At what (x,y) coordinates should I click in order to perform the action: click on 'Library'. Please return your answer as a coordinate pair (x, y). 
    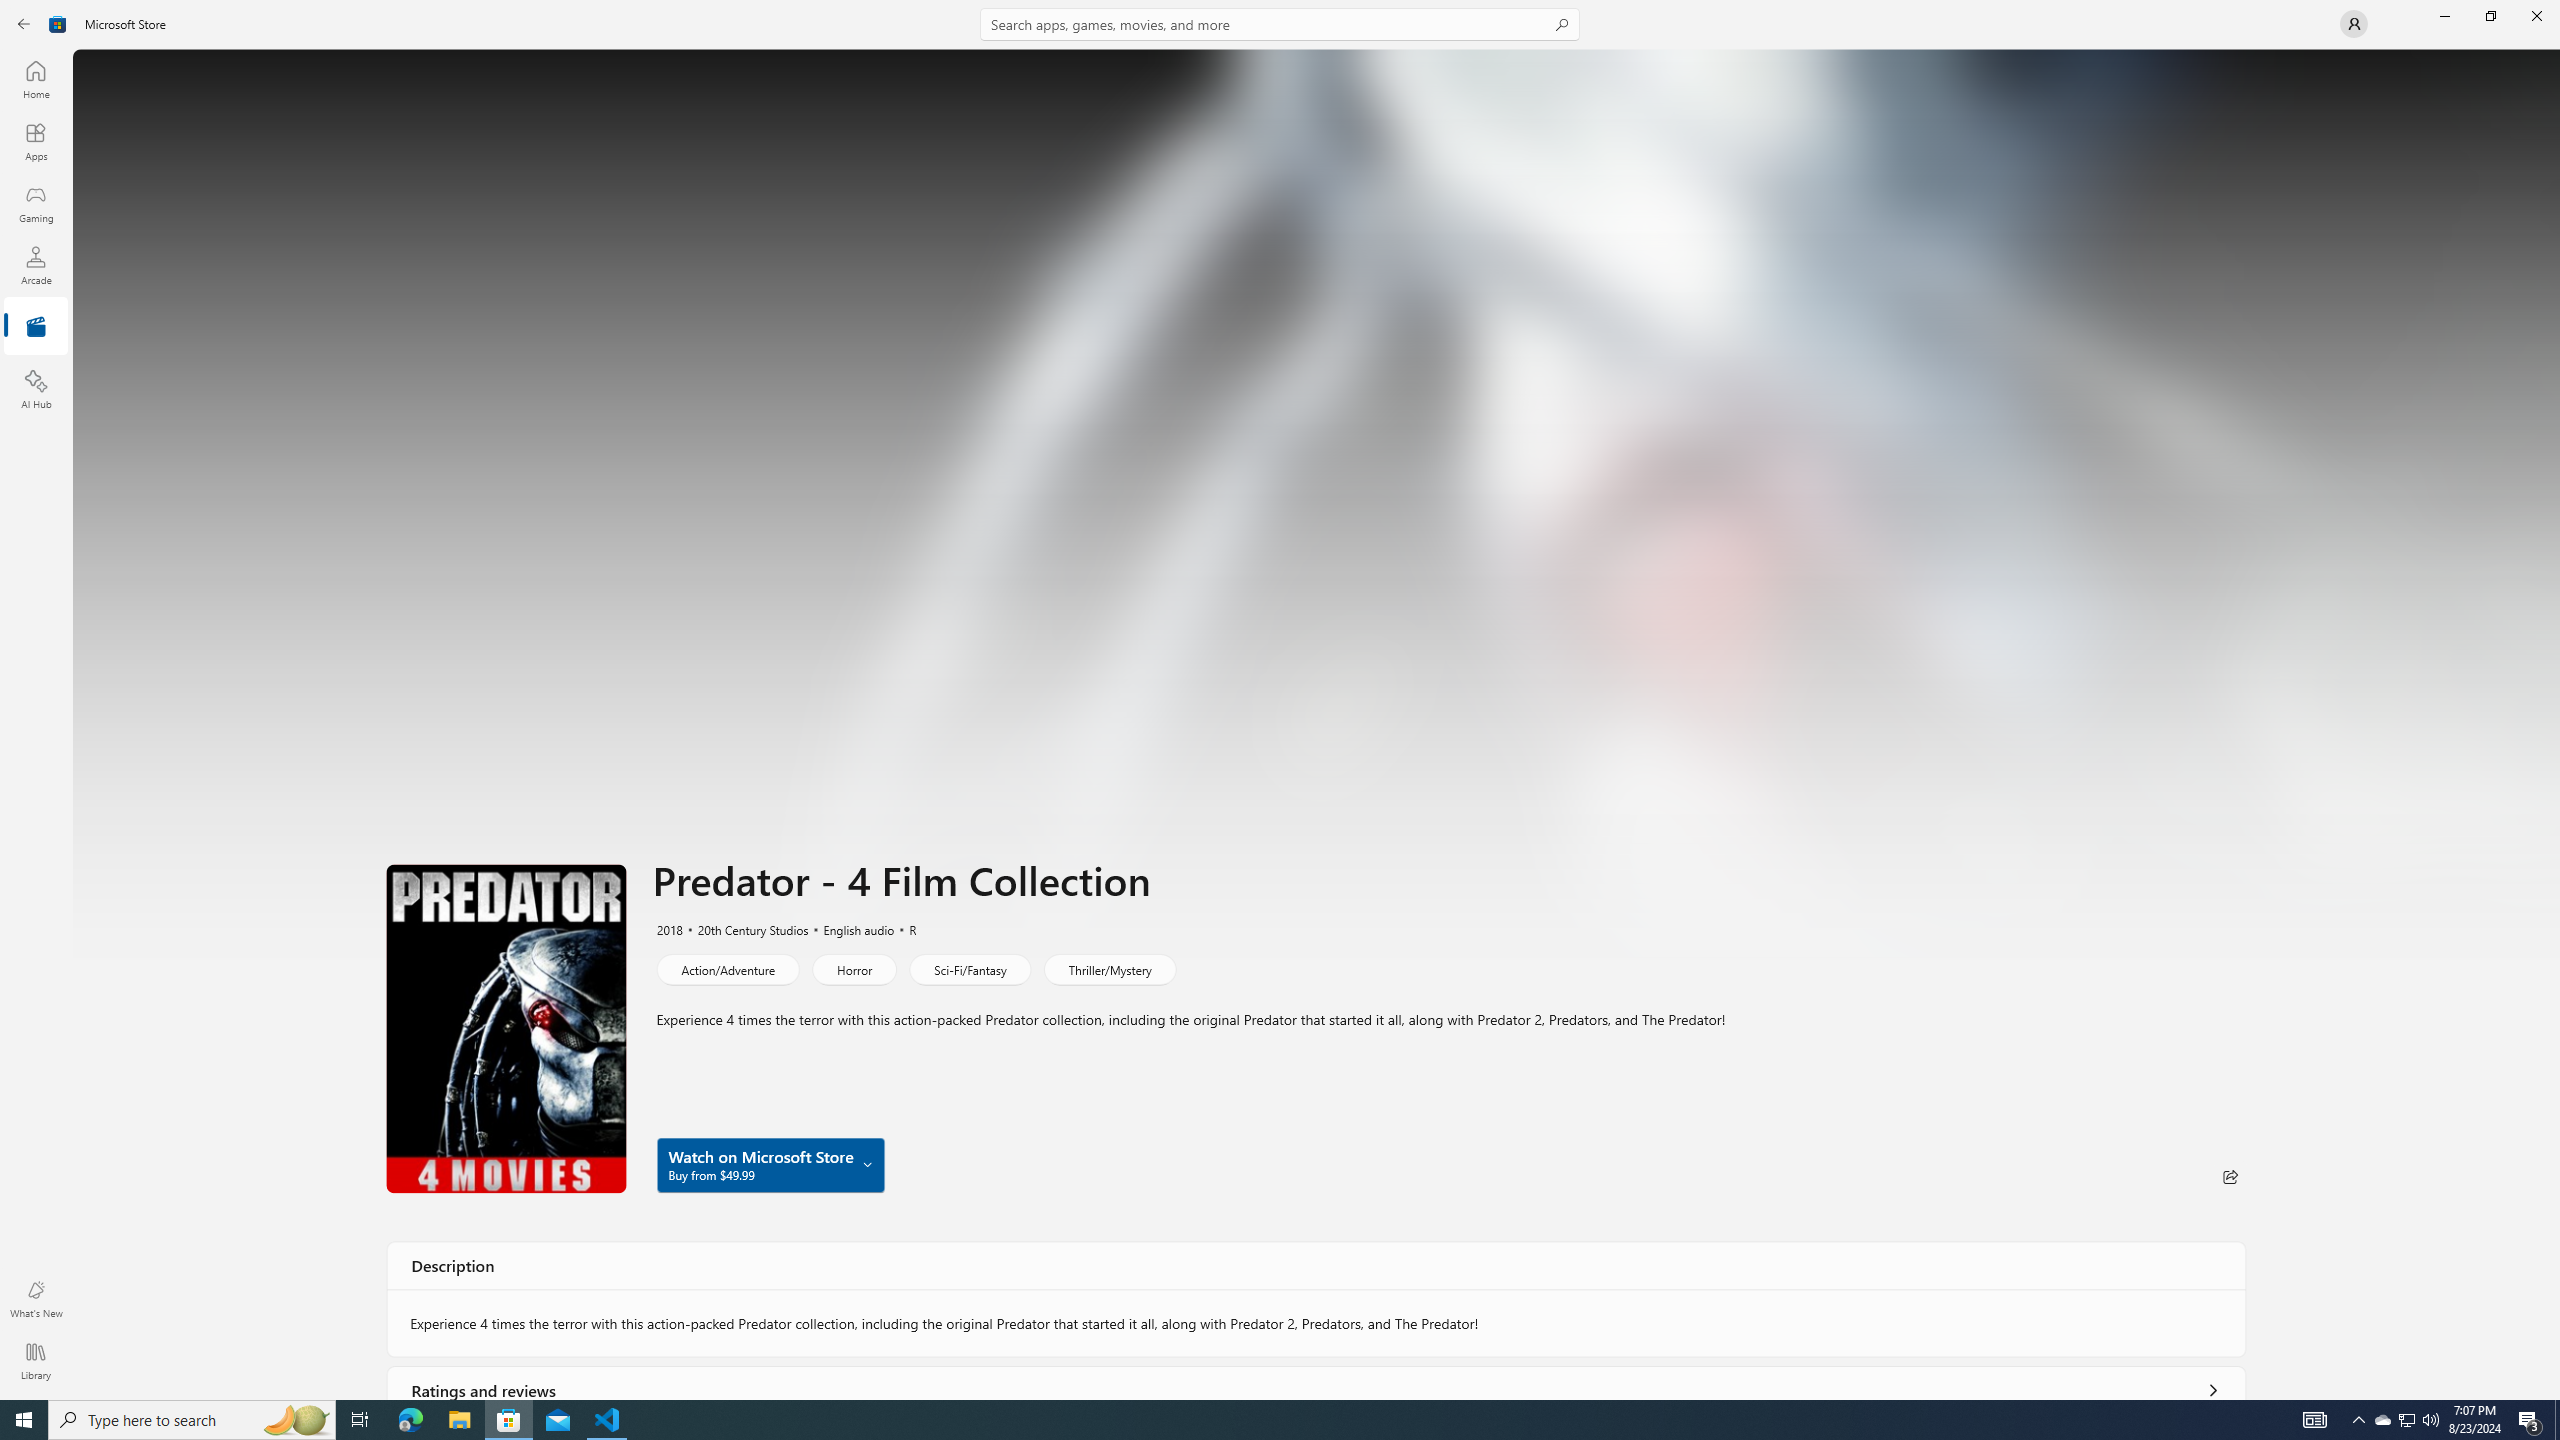
    Looking at the image, I should click on (34, 1360).